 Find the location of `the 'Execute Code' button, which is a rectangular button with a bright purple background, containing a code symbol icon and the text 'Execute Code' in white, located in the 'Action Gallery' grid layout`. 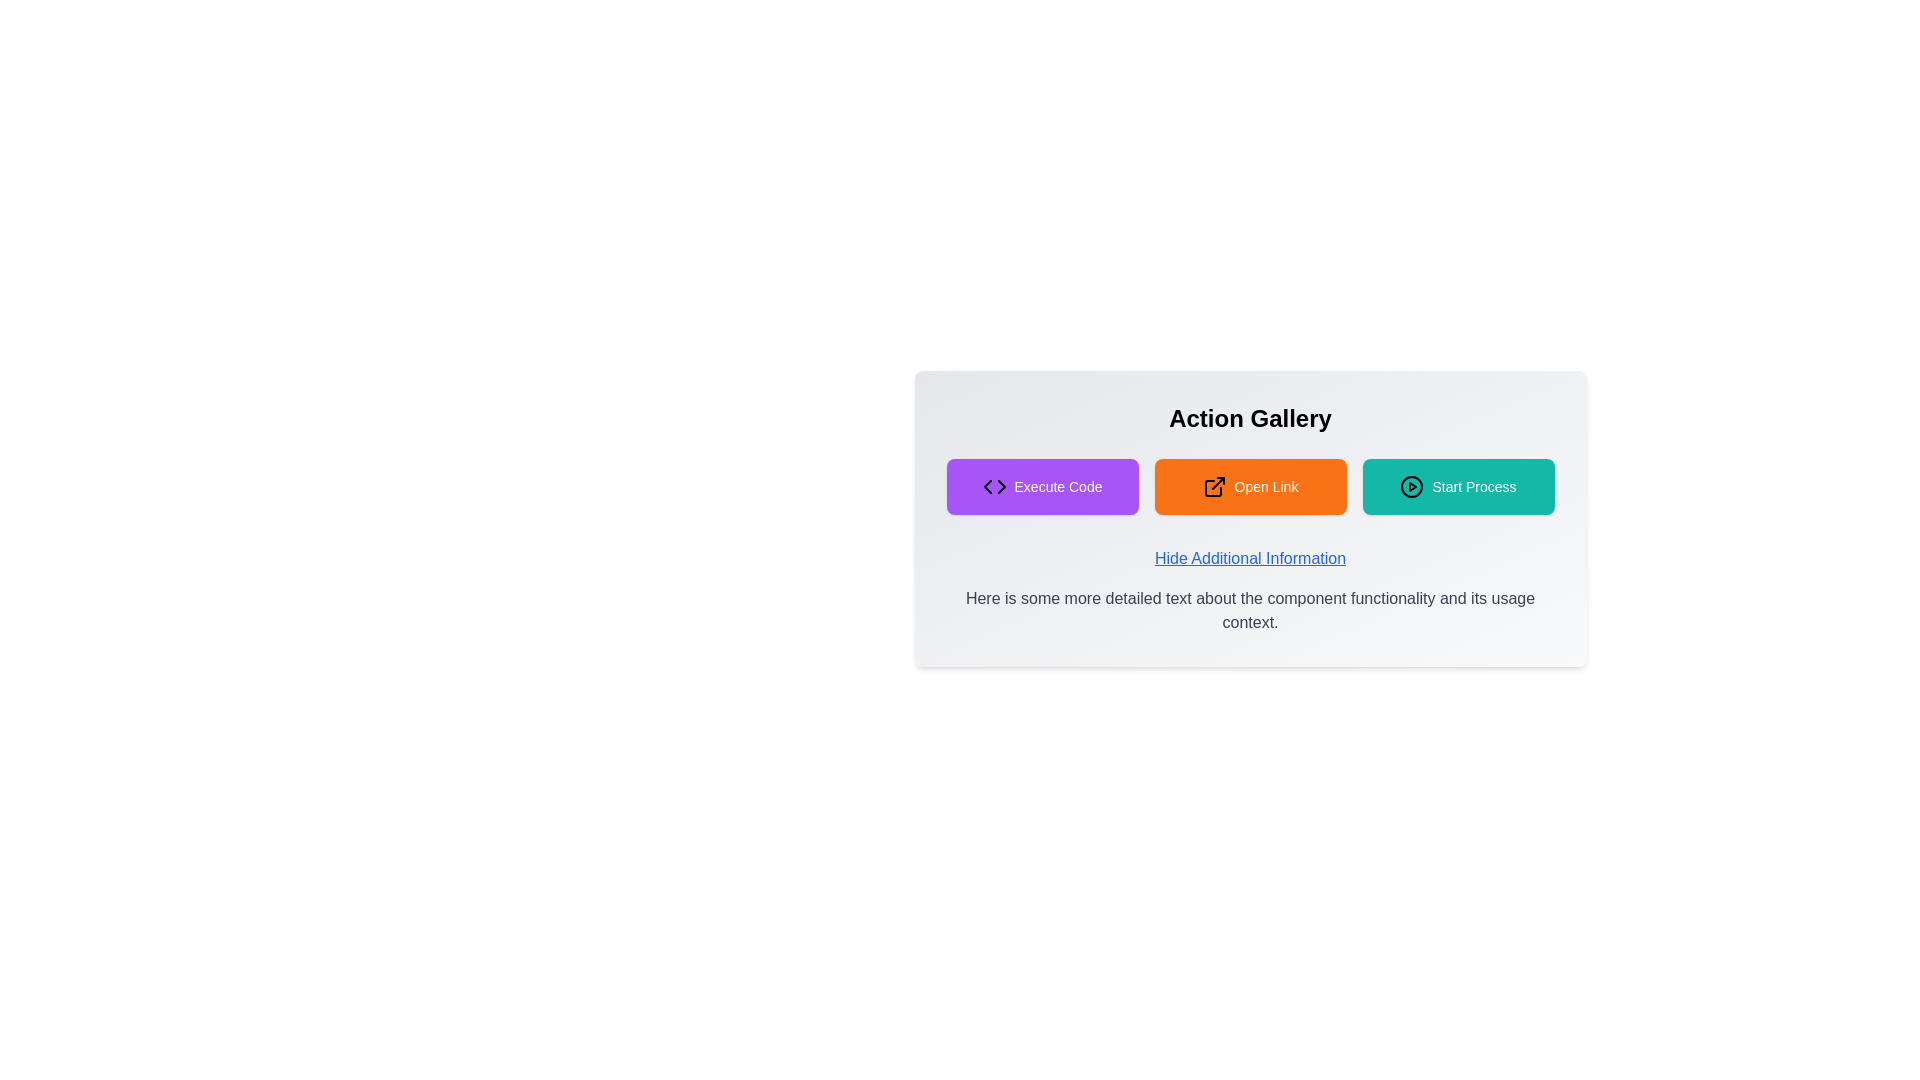

the 'Execute Code' button, which is a rectangular button with a bright purple background, containing a code symbol icon and the text 'Execute Code' in white, located in the 'Action Gallery' grid layout is located at coordinates (1041, 486).